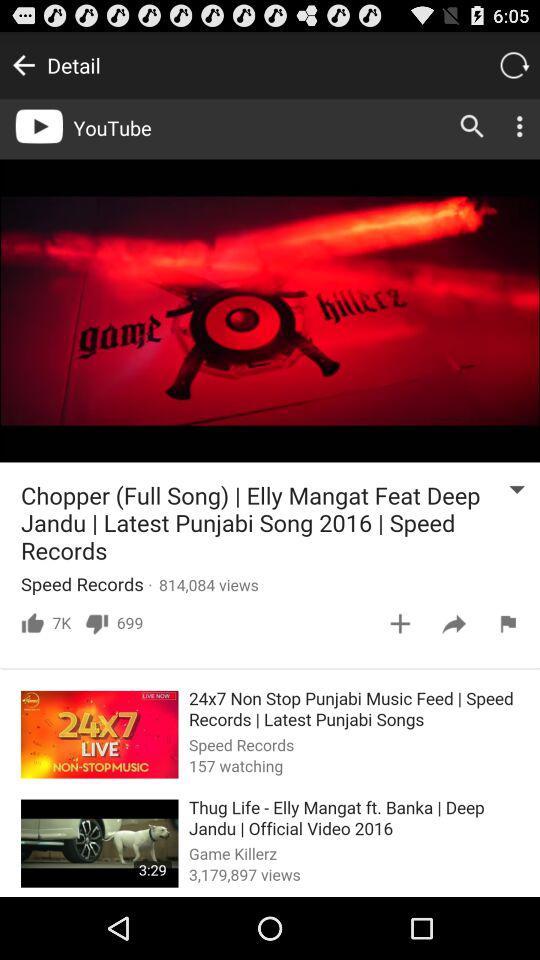  What do you see at coordinates (22, 69) in the screenshot?
I see `the arrow_backward icon` at bounding box center [22, 69].